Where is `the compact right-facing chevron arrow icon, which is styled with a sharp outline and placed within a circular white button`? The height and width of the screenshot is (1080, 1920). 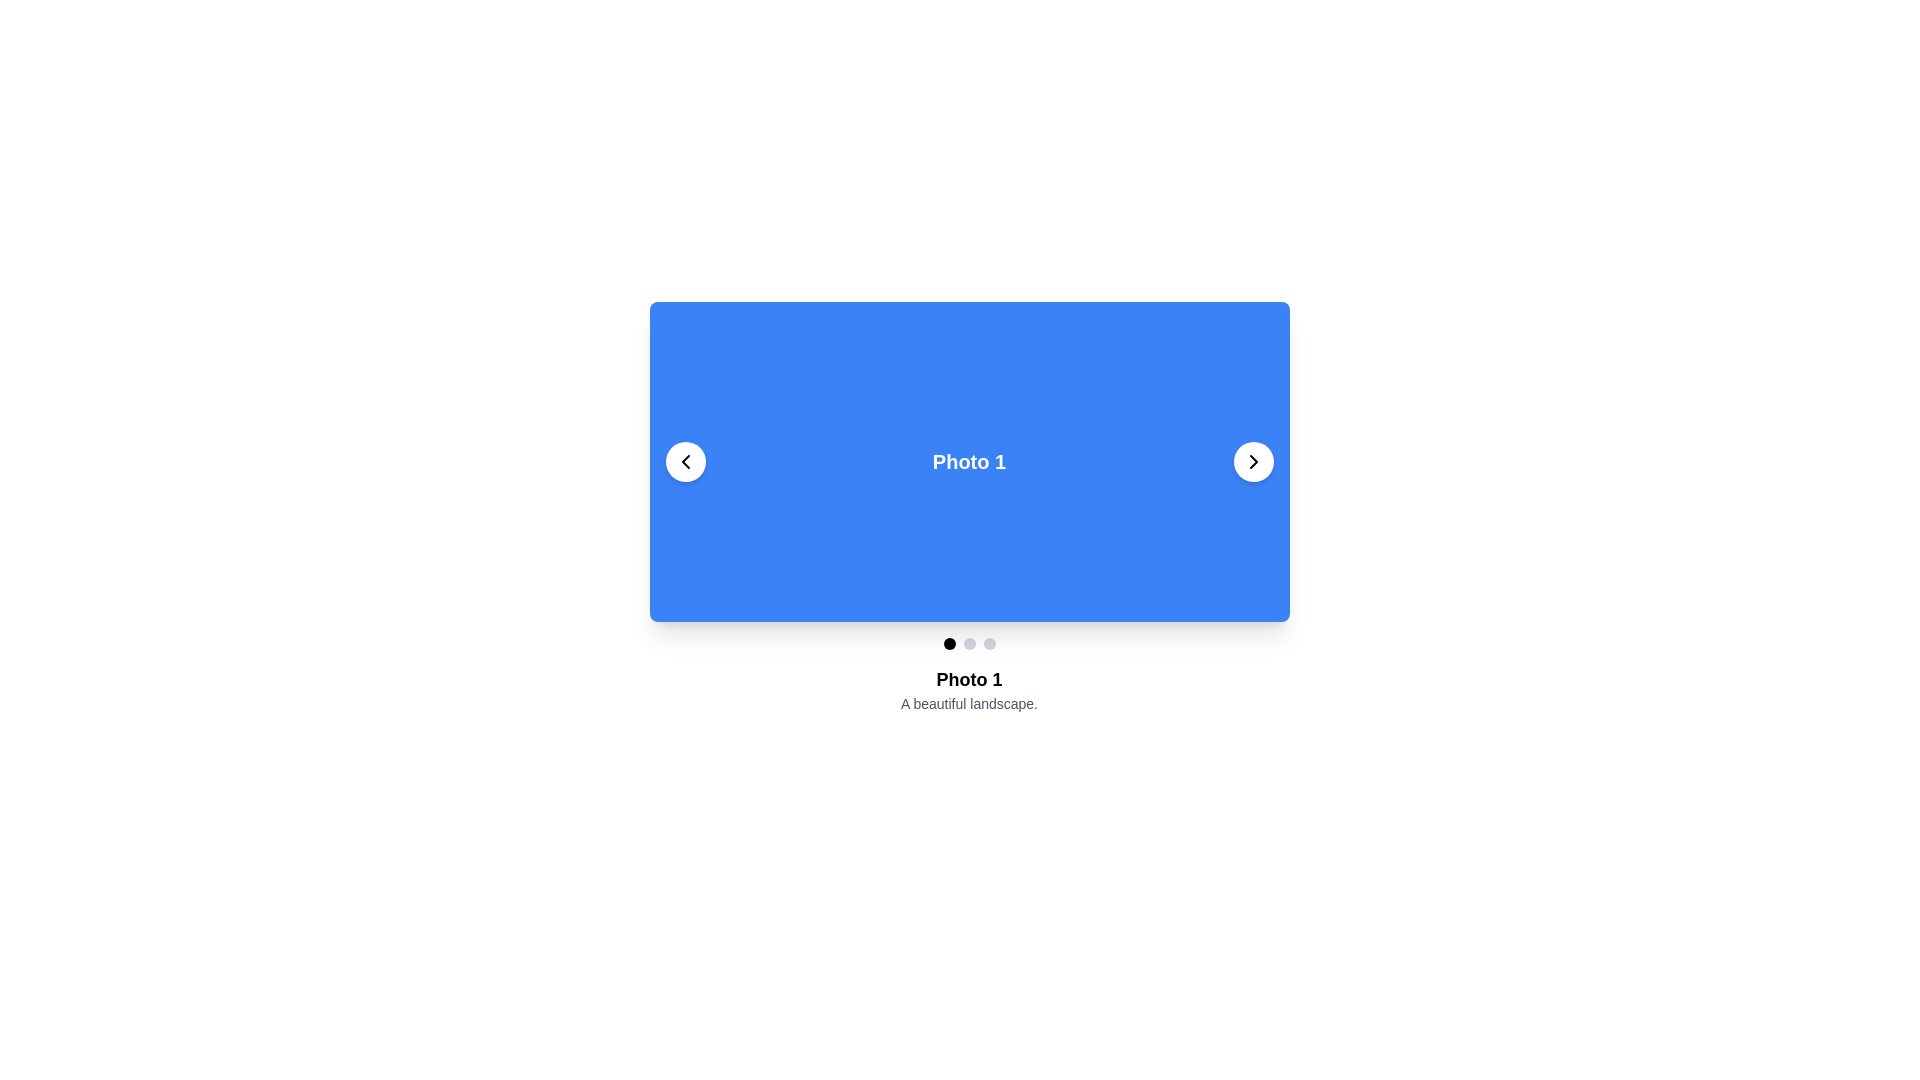
the compact right-facing chevron arrow icon, which is styled with a sharp outline and placed within a circular white button is located at coordinates (1252, 462).